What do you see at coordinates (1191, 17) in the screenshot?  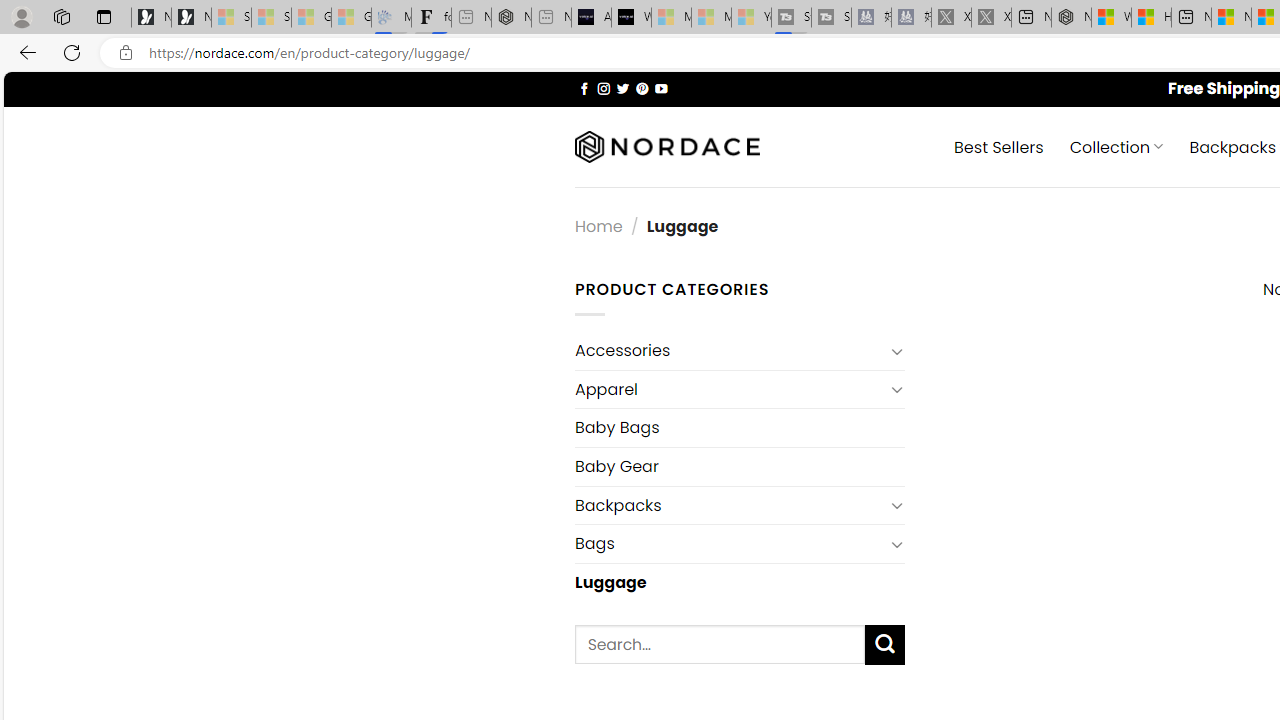 I see `'New tab'` at bounding box center [1191, 17].